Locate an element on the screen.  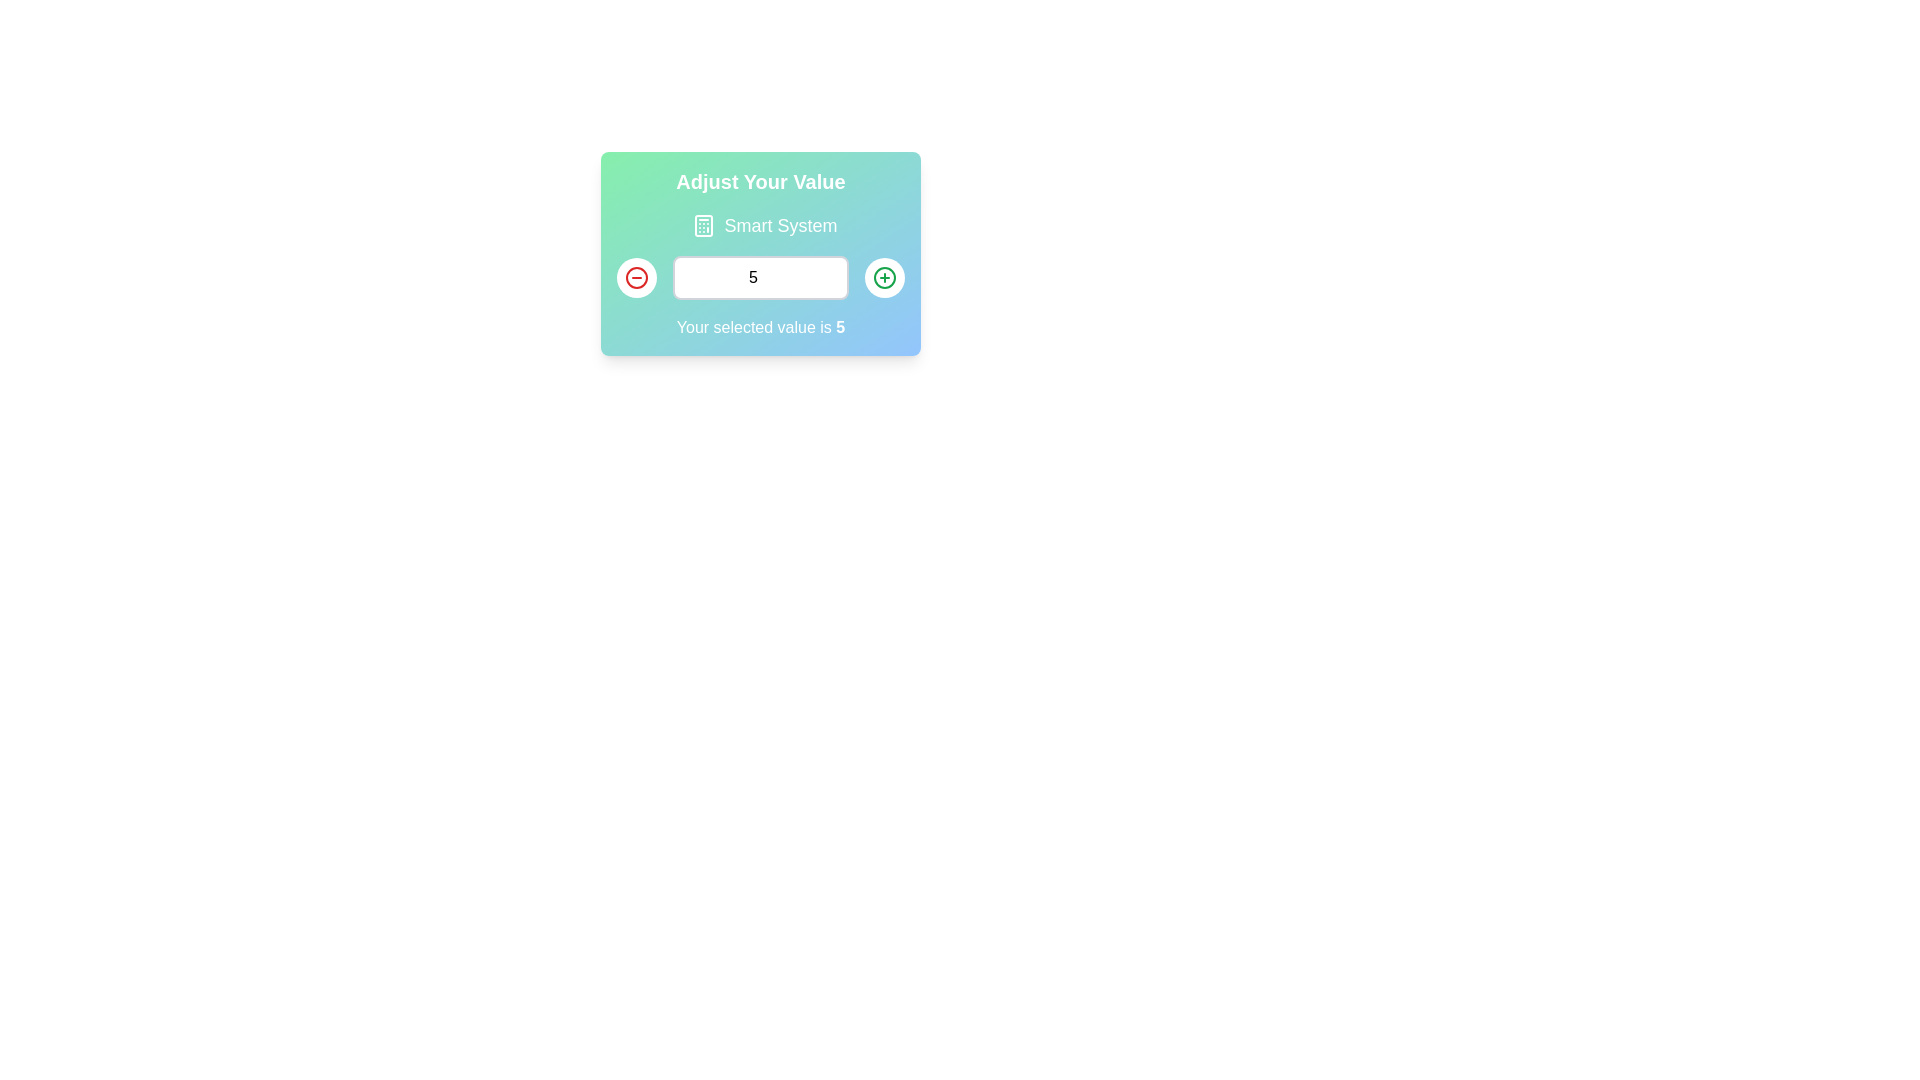
the rectangular component that resembles a calculator button, which is centrally positioned within the calculator icon is located at coordinates (704, 225).